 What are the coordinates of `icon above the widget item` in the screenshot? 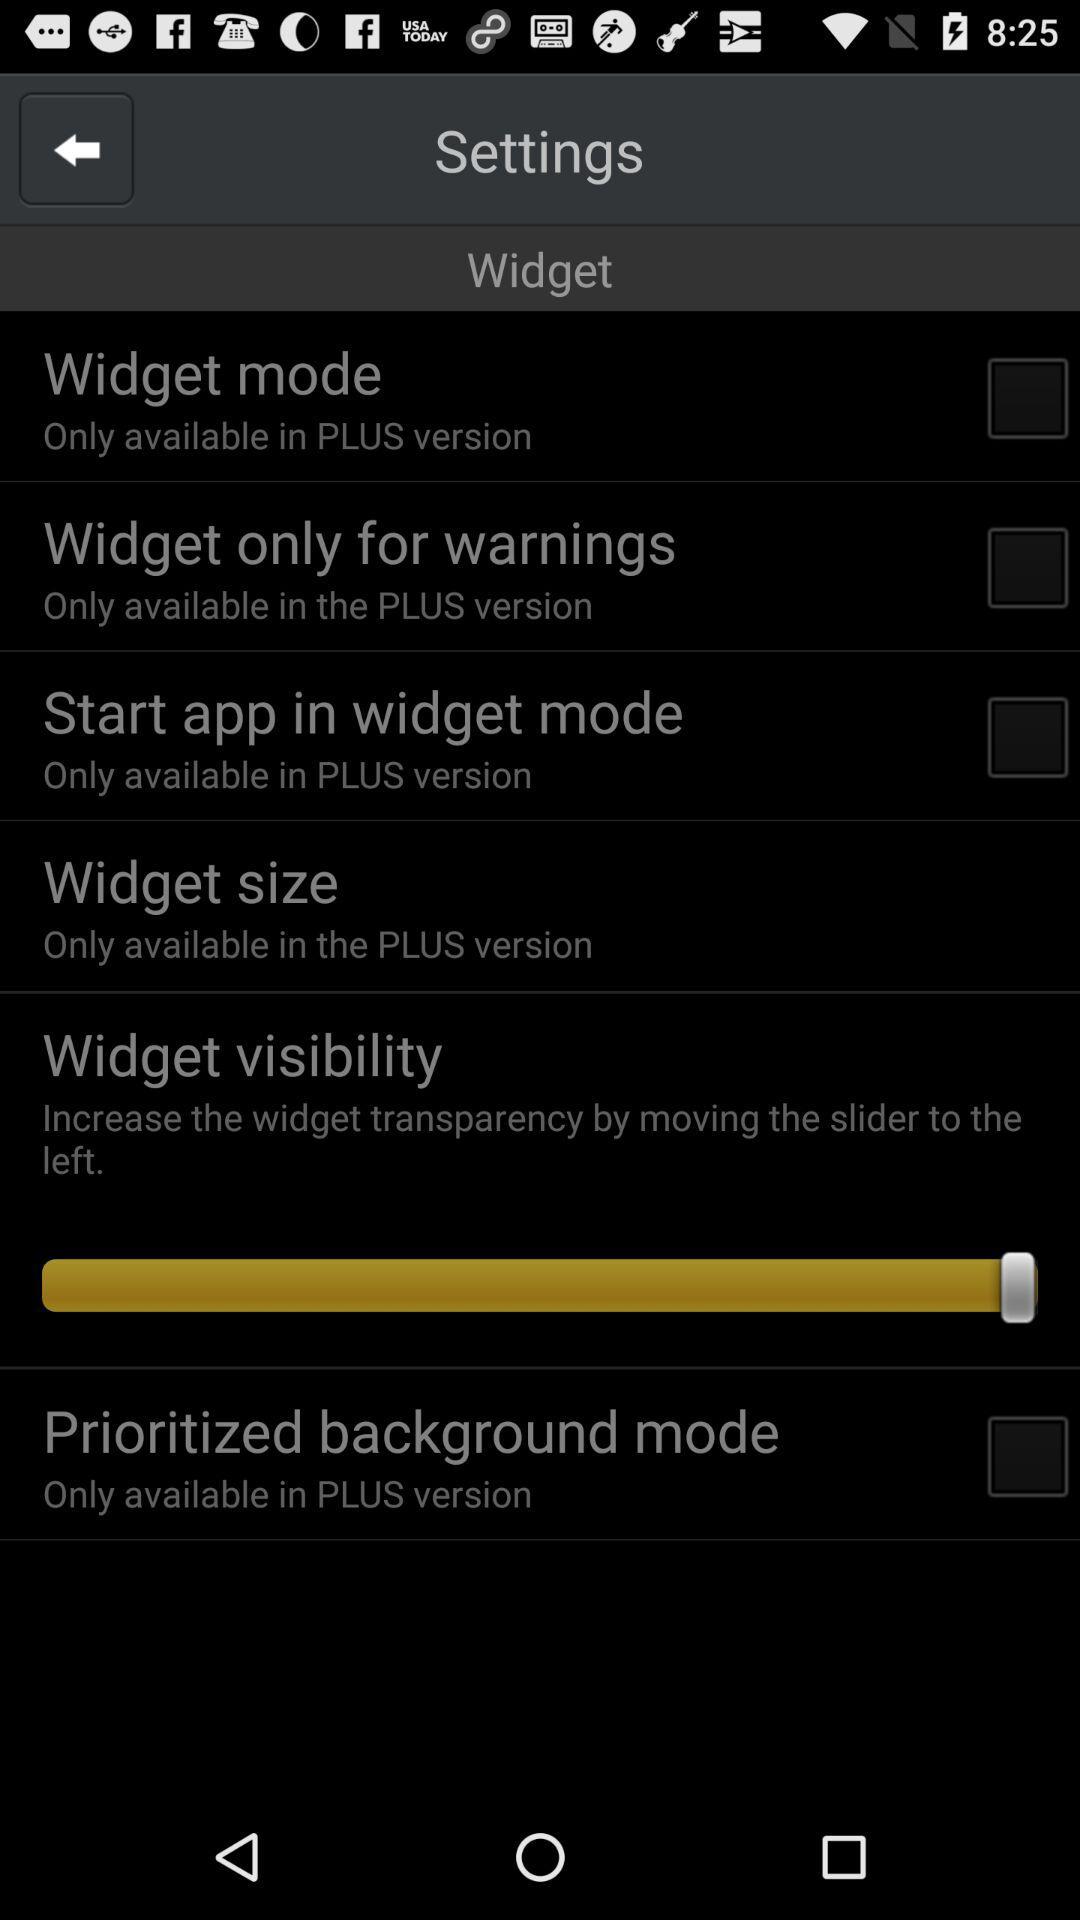 It's located at (538, 148).